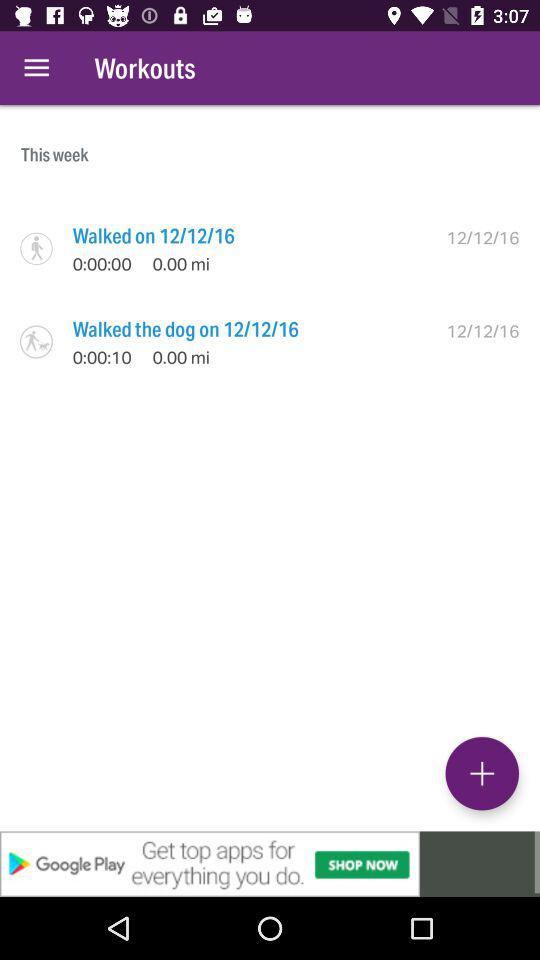 The height and width of the screenshot is (960, 540). I want to click on the add icon, so click(481, 772).